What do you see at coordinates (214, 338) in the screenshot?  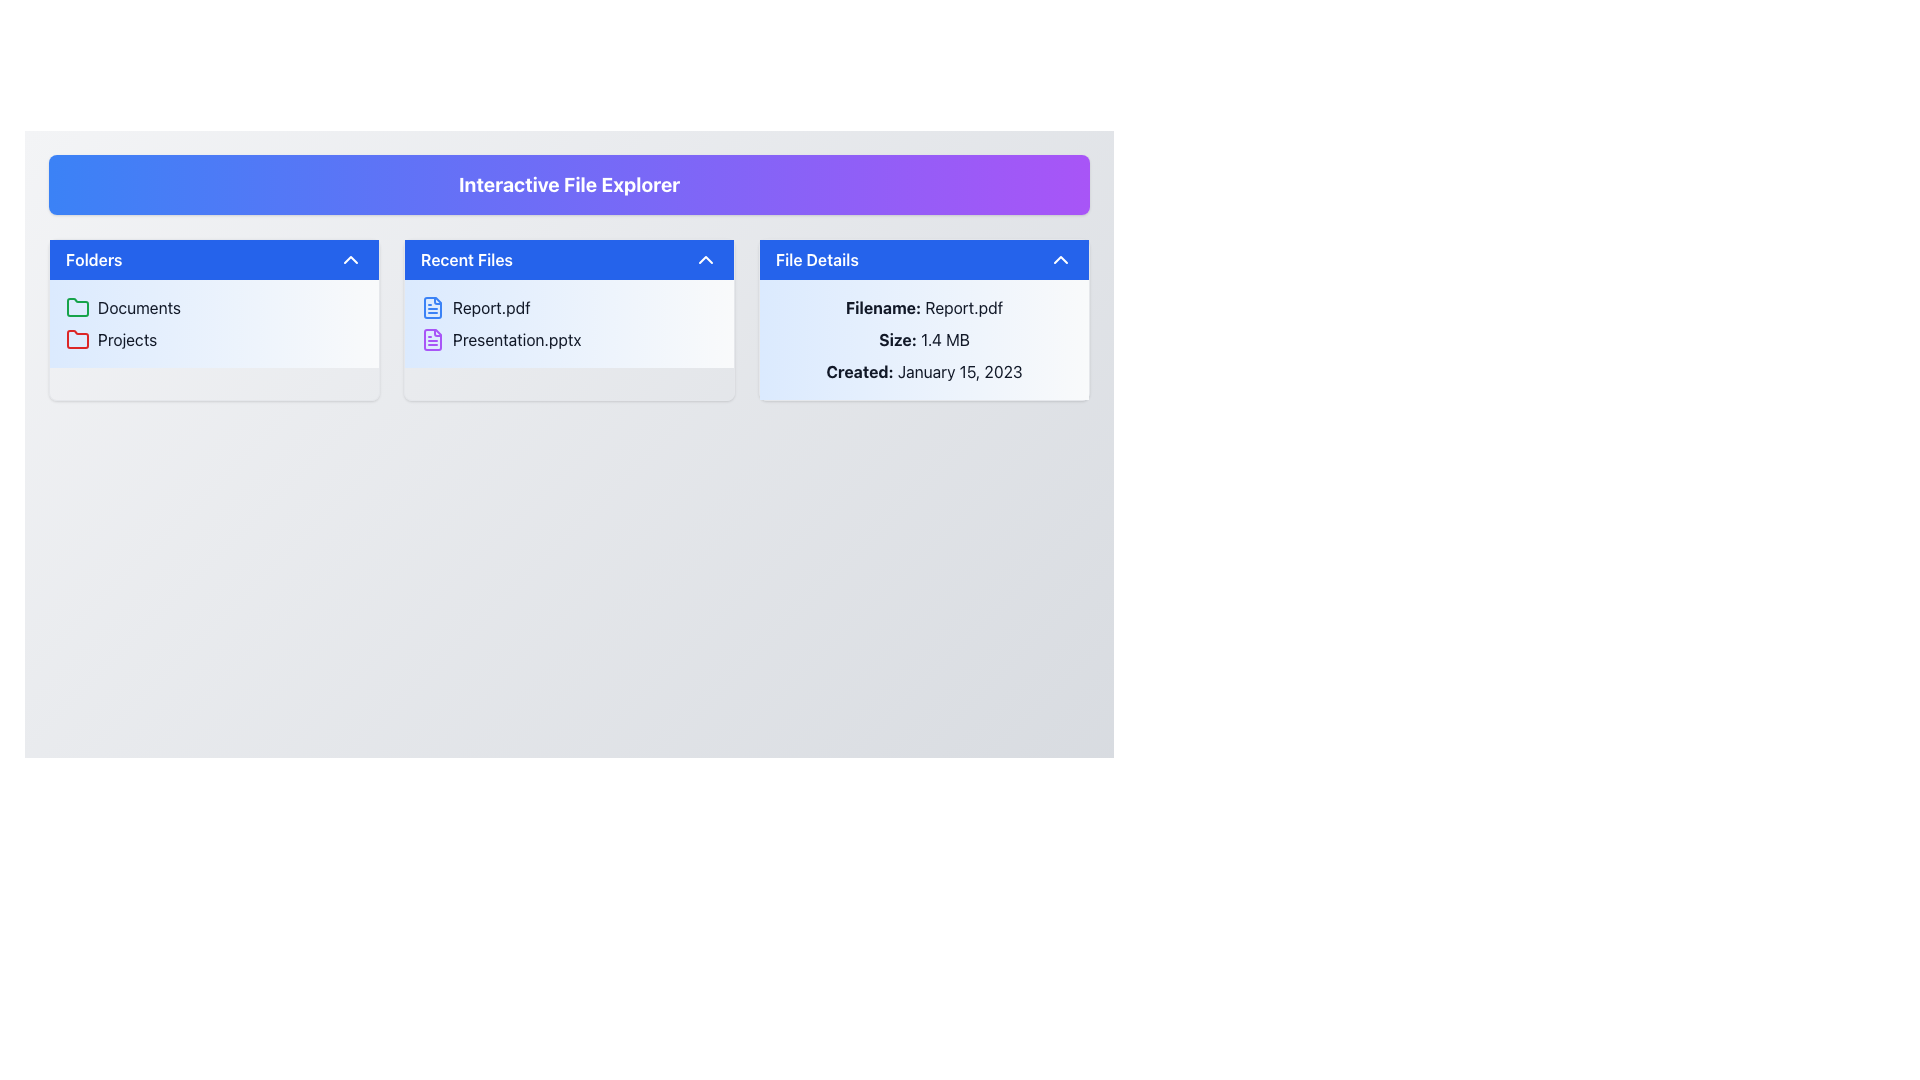 I see `the selectable folder labeled 'Projects' in the file explorer` at bounding box center [214, 338].